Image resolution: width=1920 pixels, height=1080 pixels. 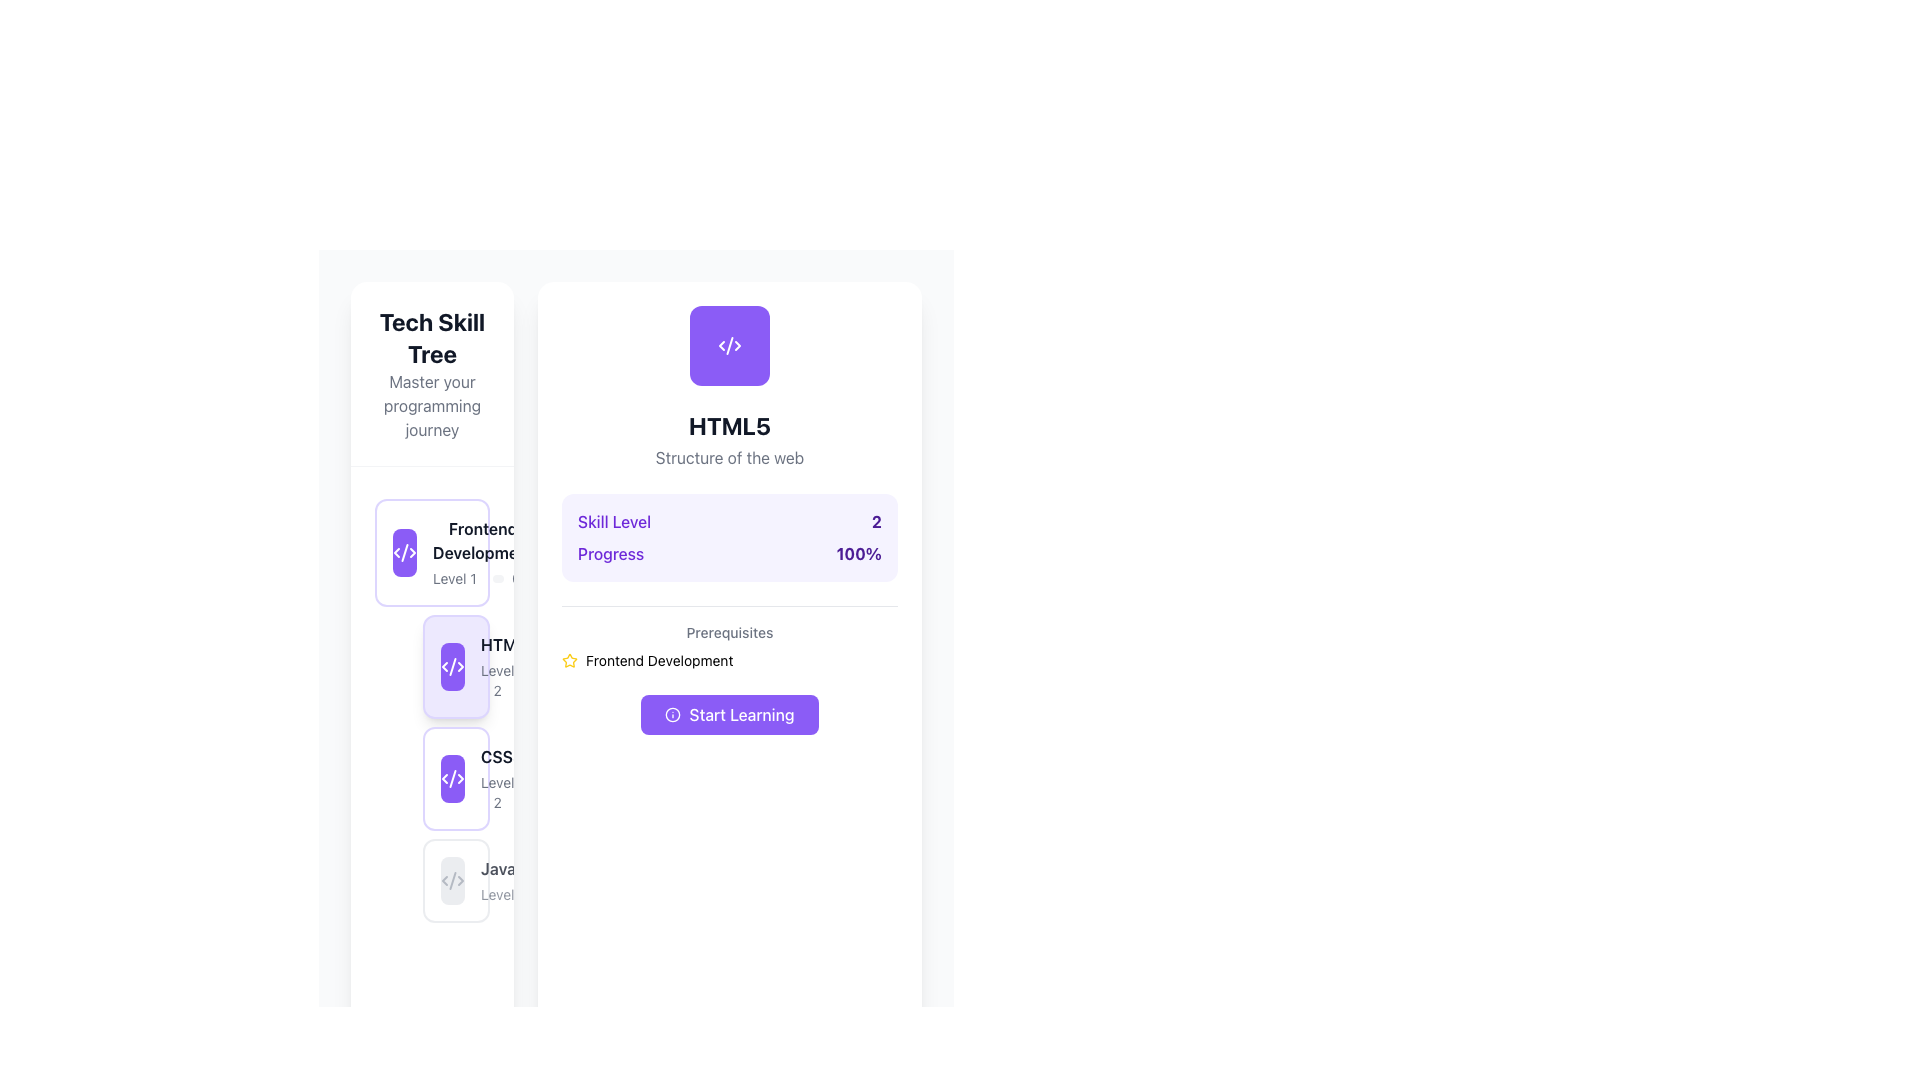 What do you see at coordinates (451, 667) in the screenshot?
I see `the central line of the SVG icon that represents coding or syntax-related operations in the navigation sidebar` at bounding box center [451, 667].